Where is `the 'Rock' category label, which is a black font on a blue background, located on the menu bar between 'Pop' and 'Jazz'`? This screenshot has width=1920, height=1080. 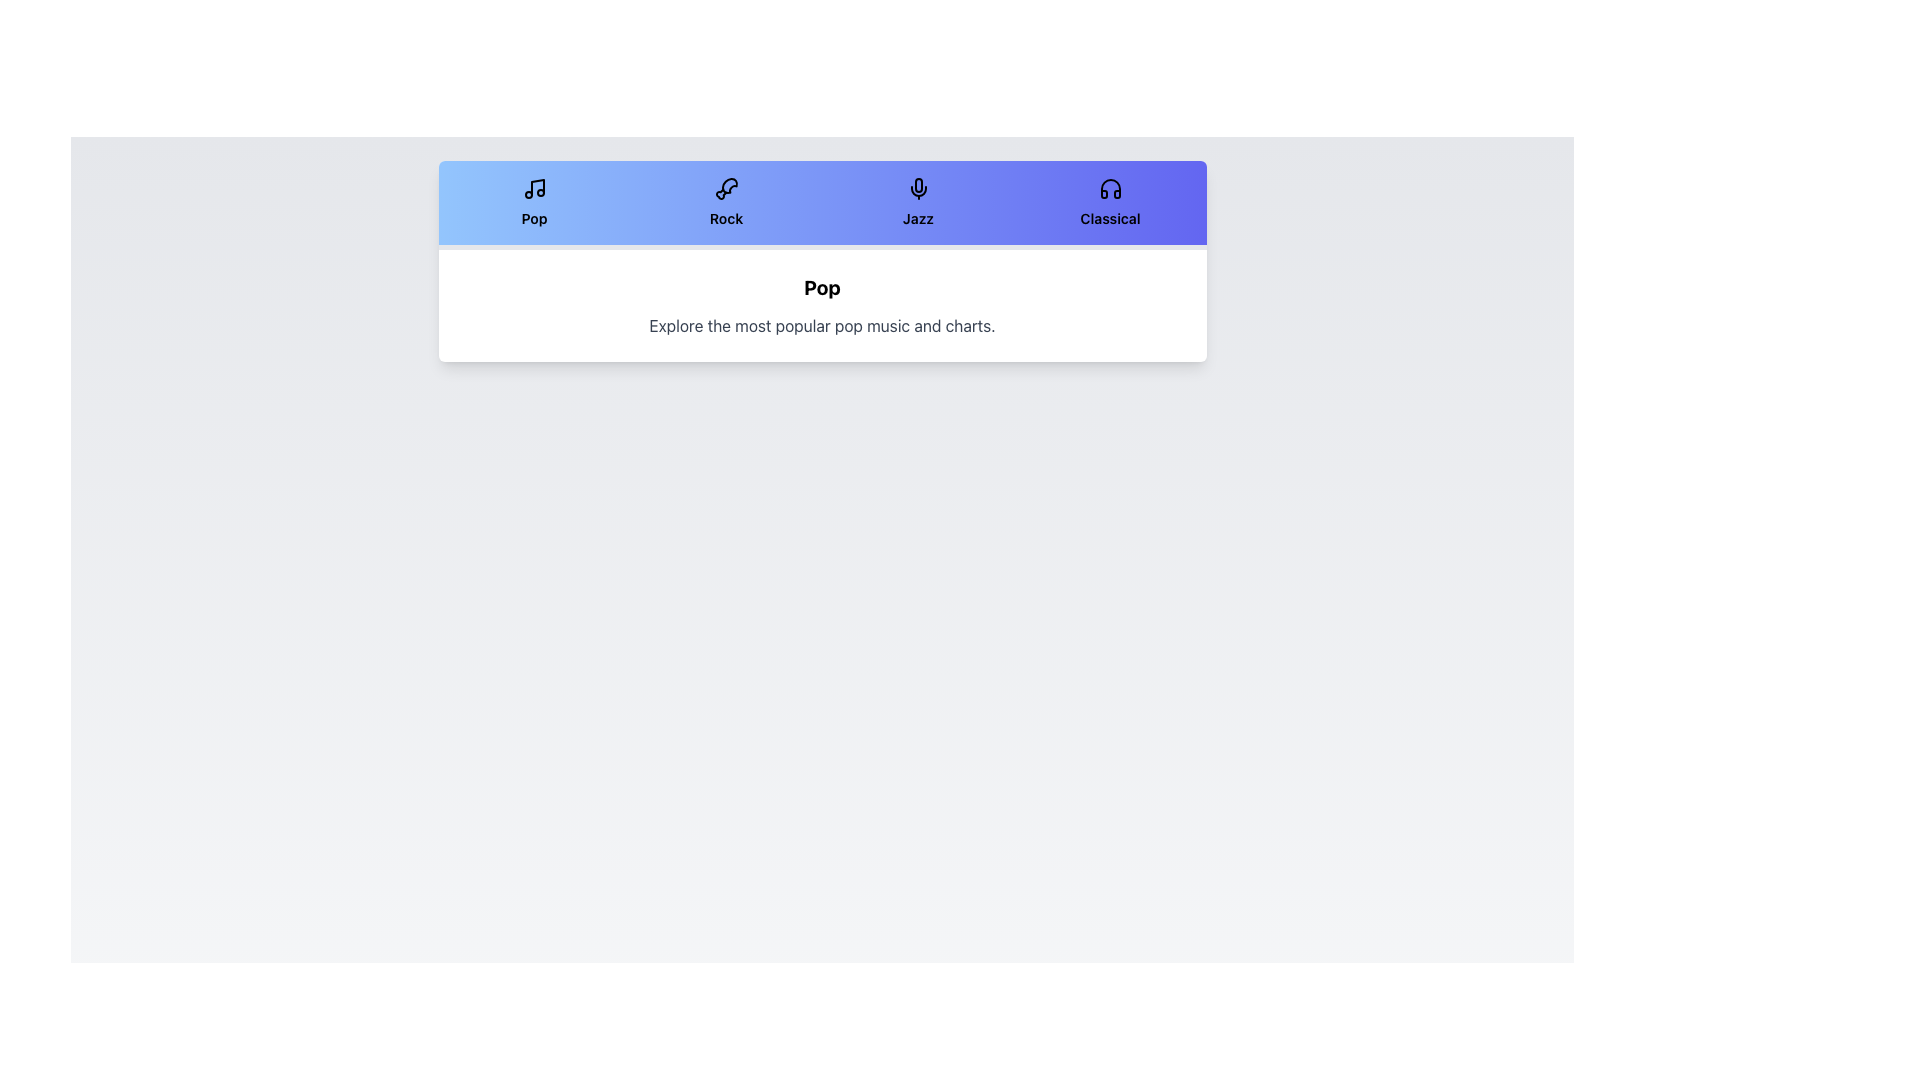
the 'Rock' category label, which is a black font on a blue background, located on the menu bar between 'Pop' and 'Jazz' is located at coordinates (725, 219).